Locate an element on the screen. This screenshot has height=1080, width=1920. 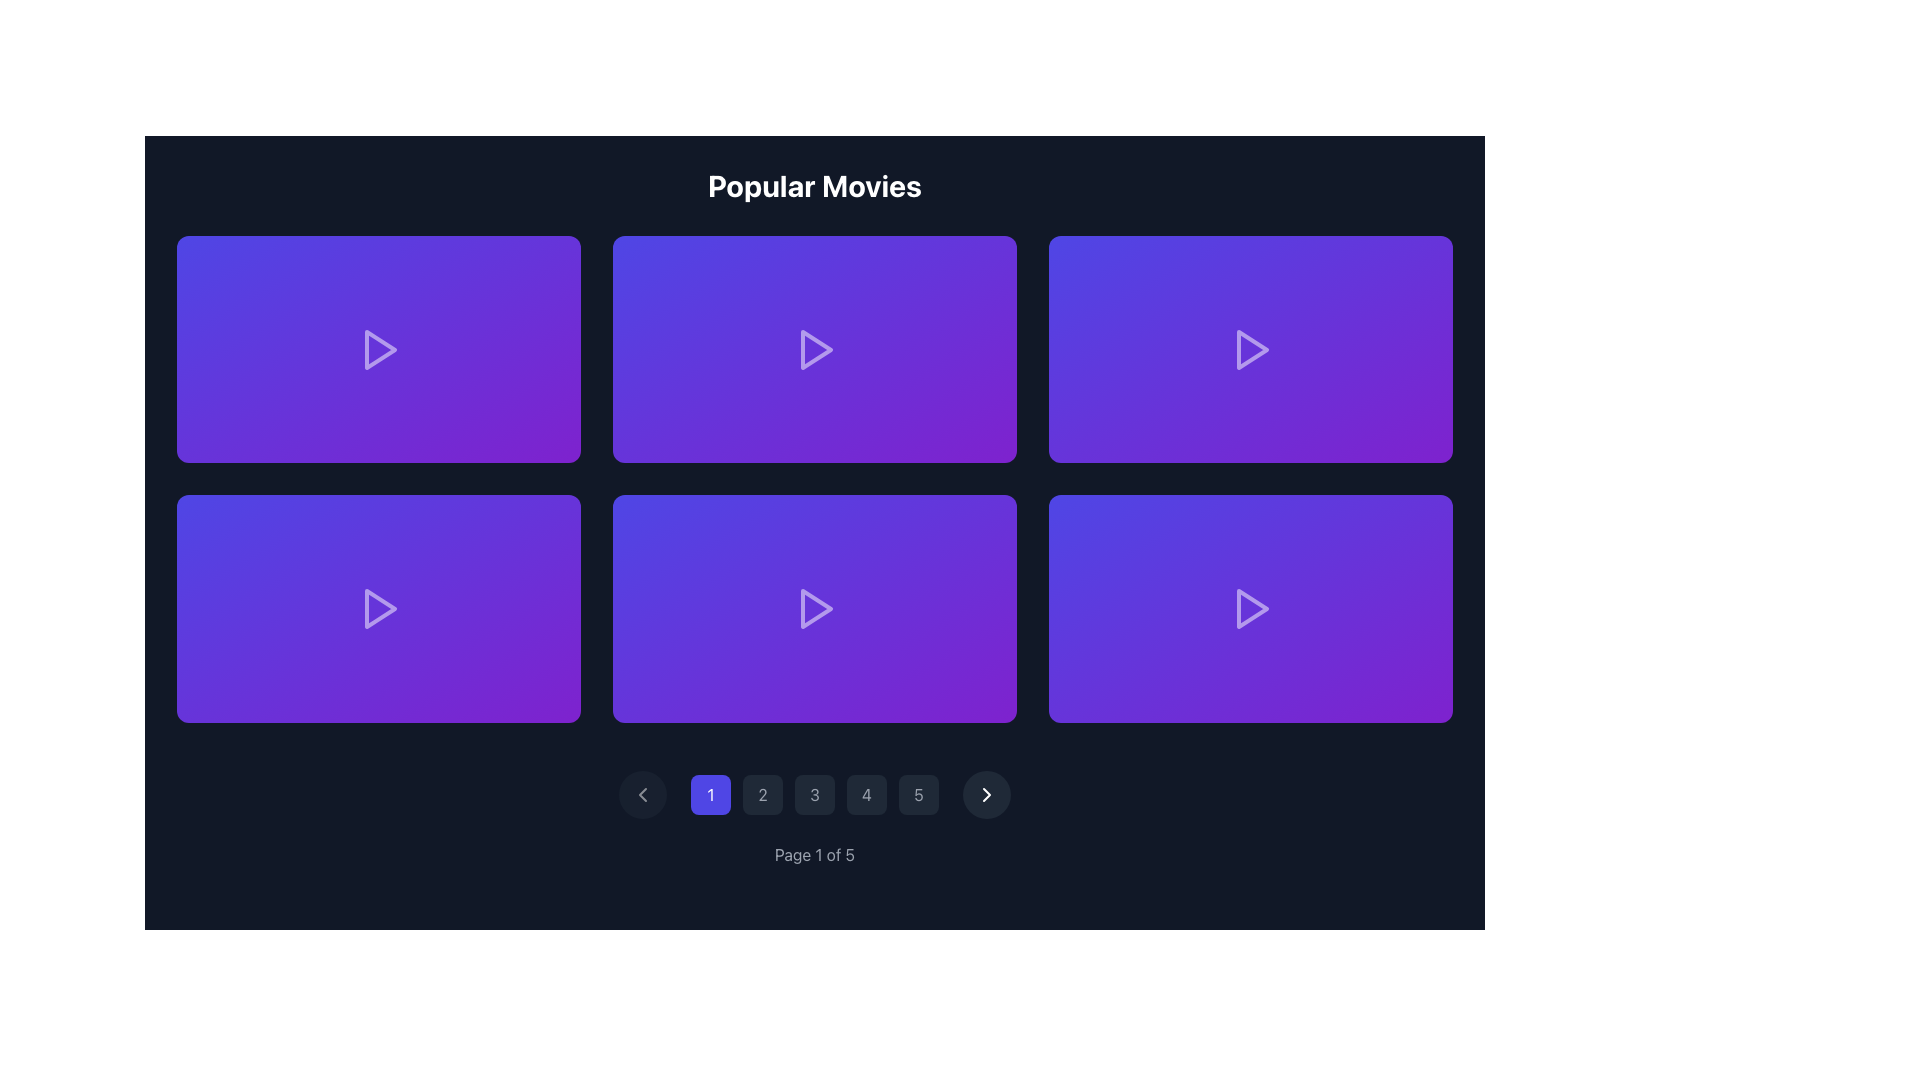
the triangular play icon with a light shade on a purple gradient background located inside the second card of the top row in the 'Popular Movies' section is located at coordinates (816, 347).